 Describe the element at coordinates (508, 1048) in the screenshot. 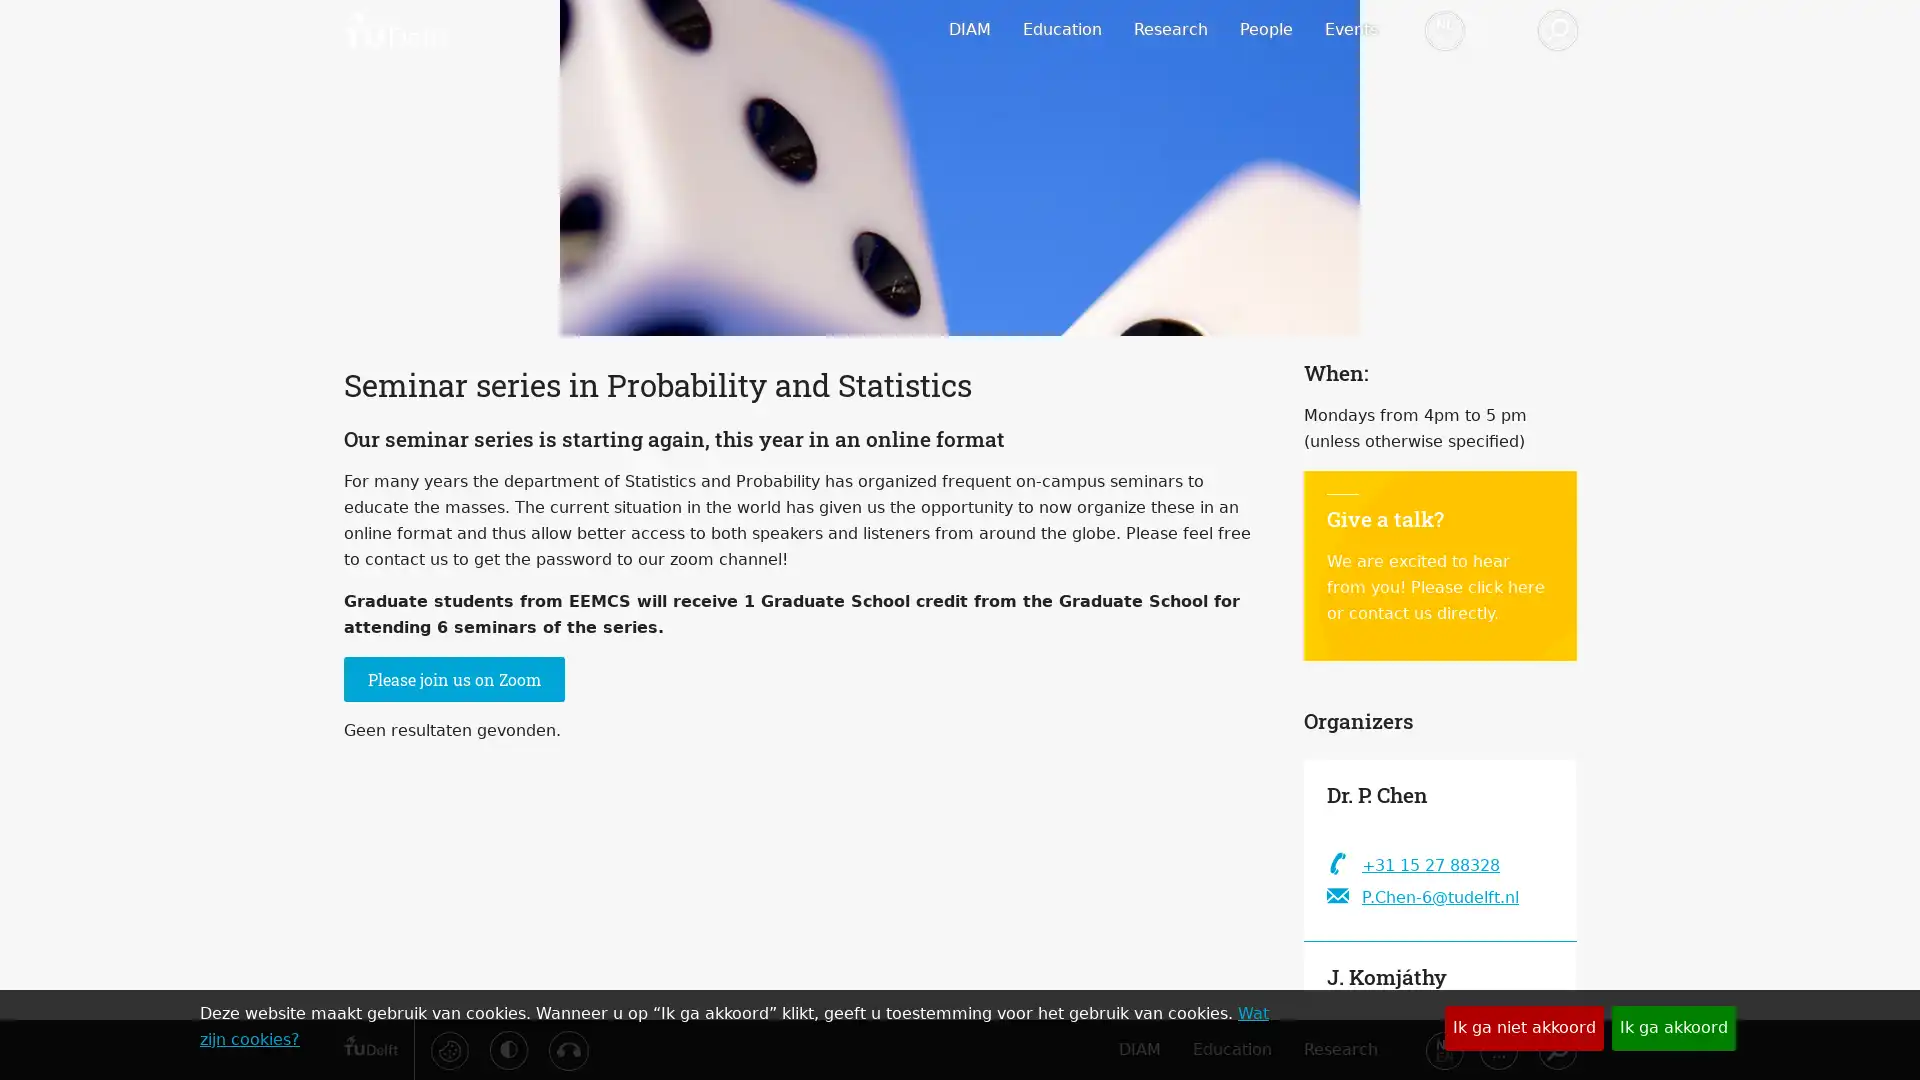

I see `Activeer hoog contrast` at that location.